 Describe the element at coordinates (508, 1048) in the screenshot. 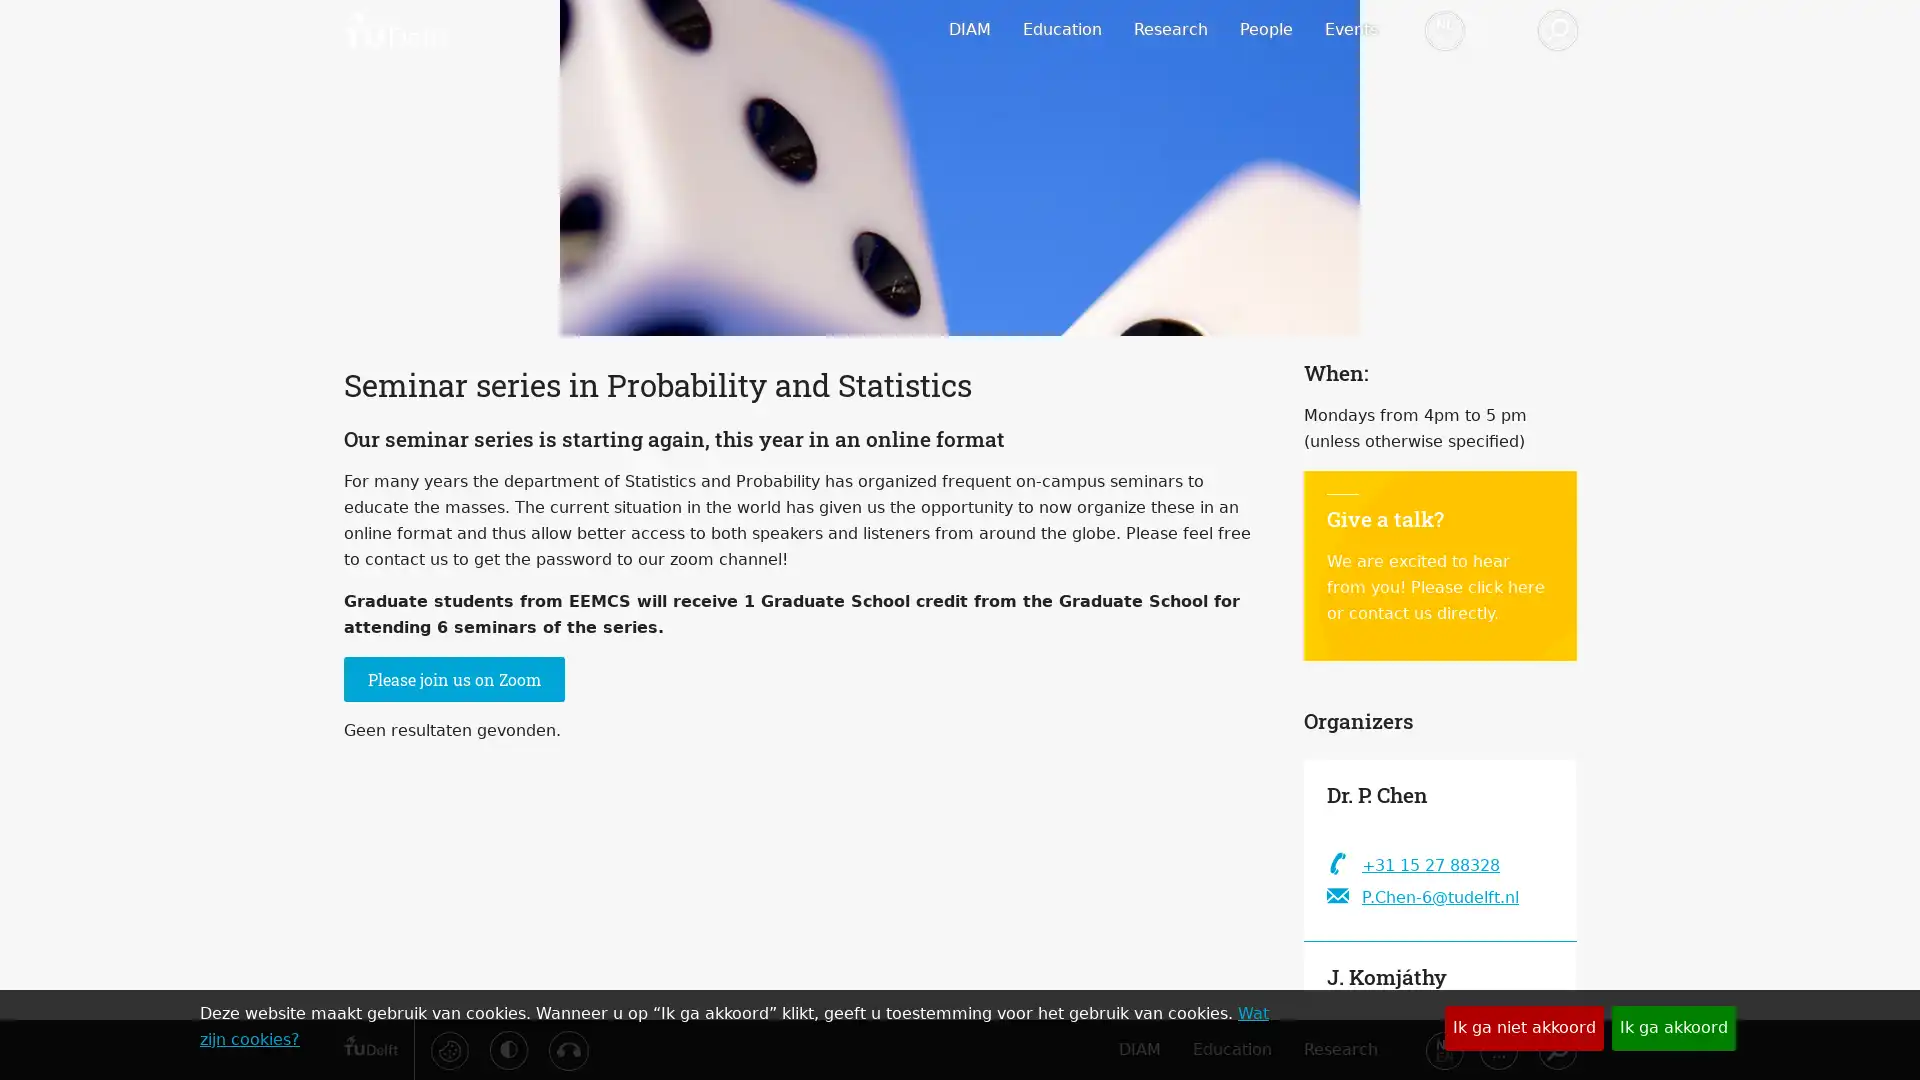

I see `Activeer hoog contrast` at that location.